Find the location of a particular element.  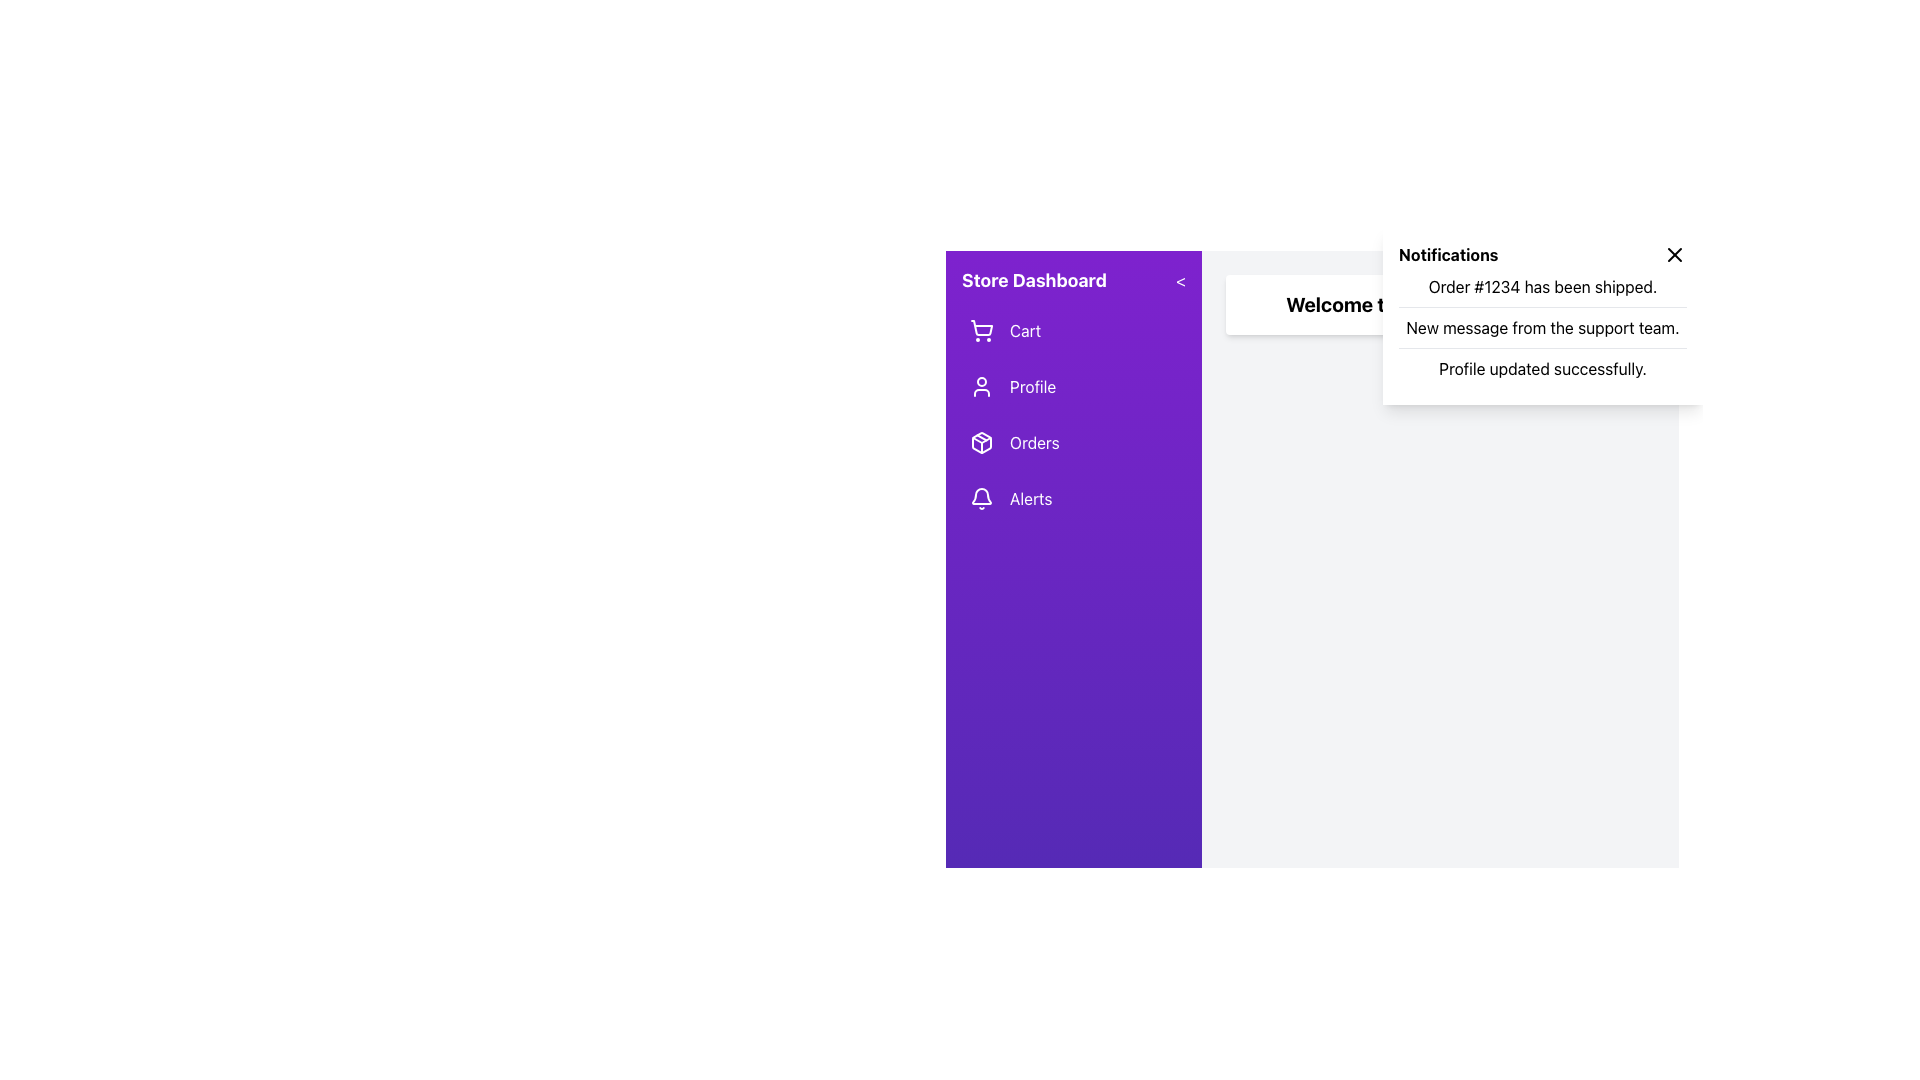

the Notification Panel located at the upper-right corner of the interface, displaying recent updates or messages is located at coordinates (1541, 315).